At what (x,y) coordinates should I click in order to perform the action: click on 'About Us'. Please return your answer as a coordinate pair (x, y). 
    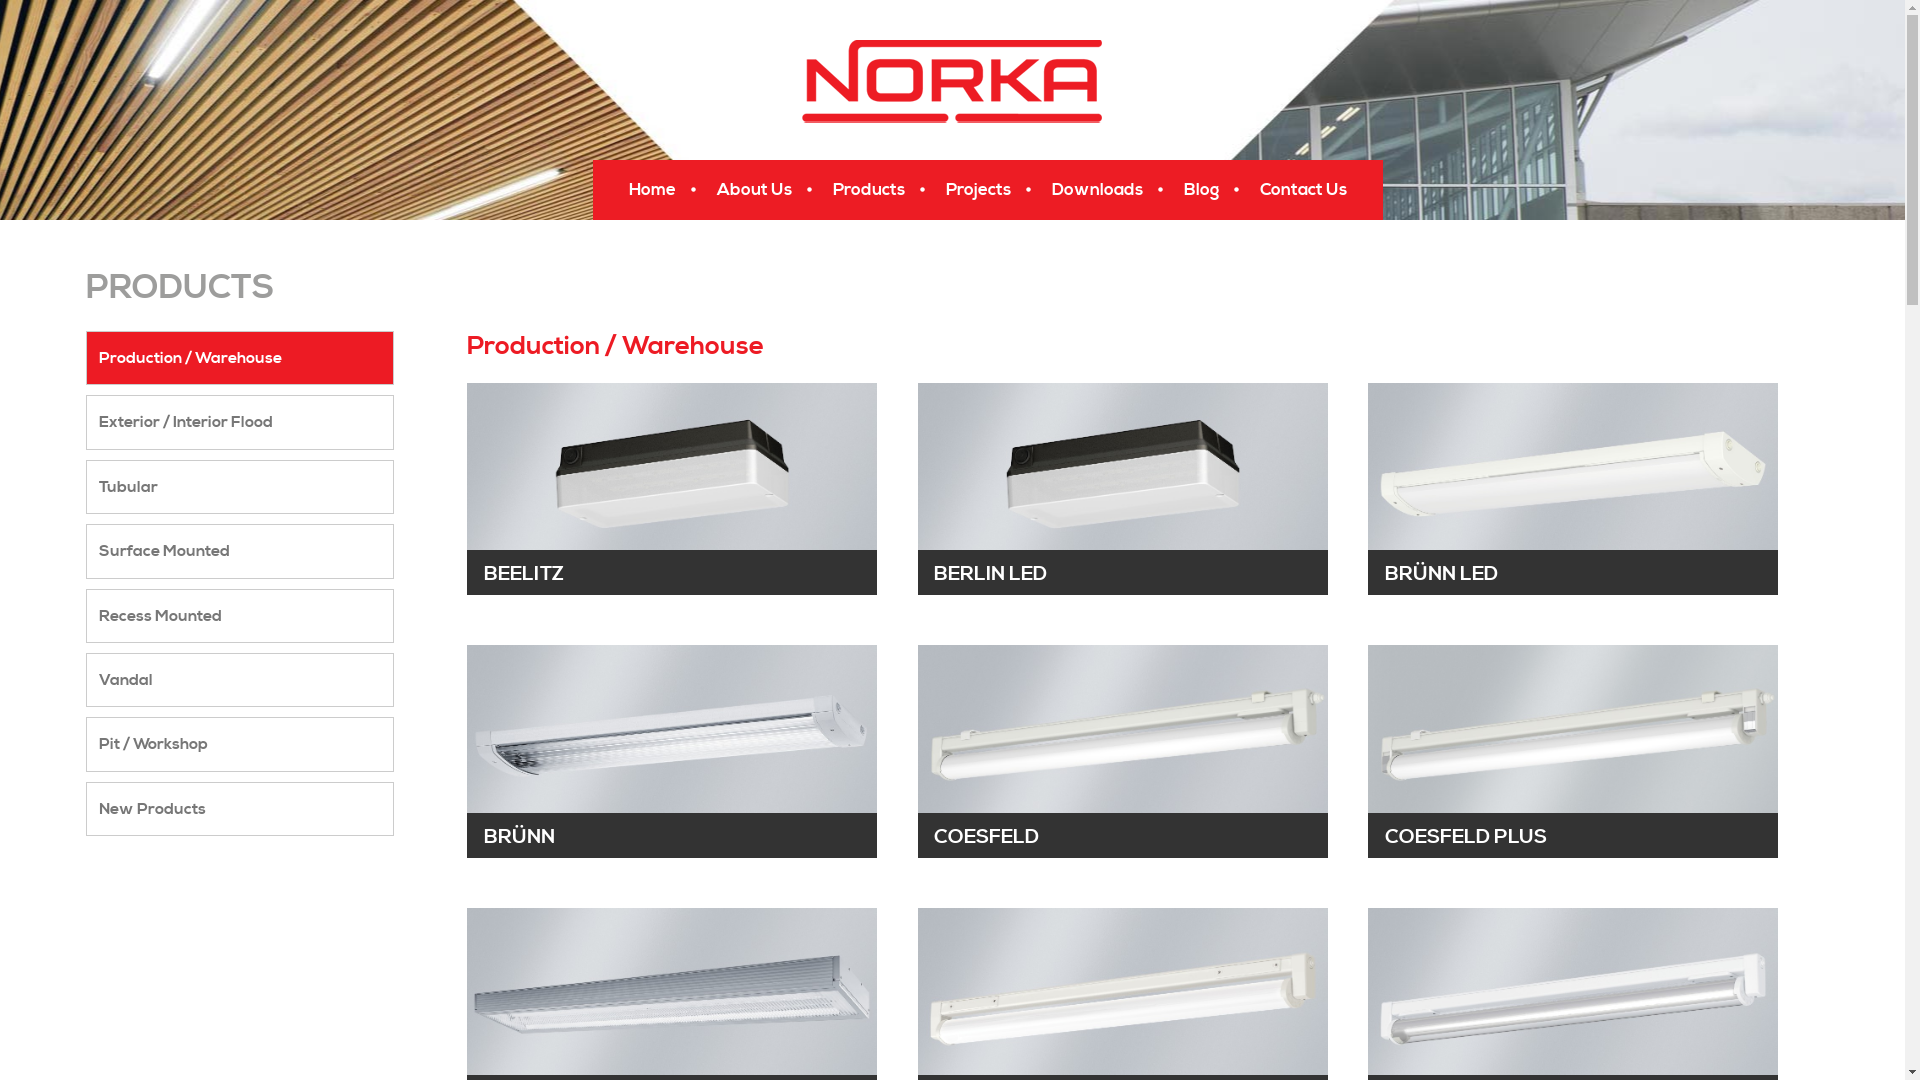
    Looking at the image, I should click on (755, 189).